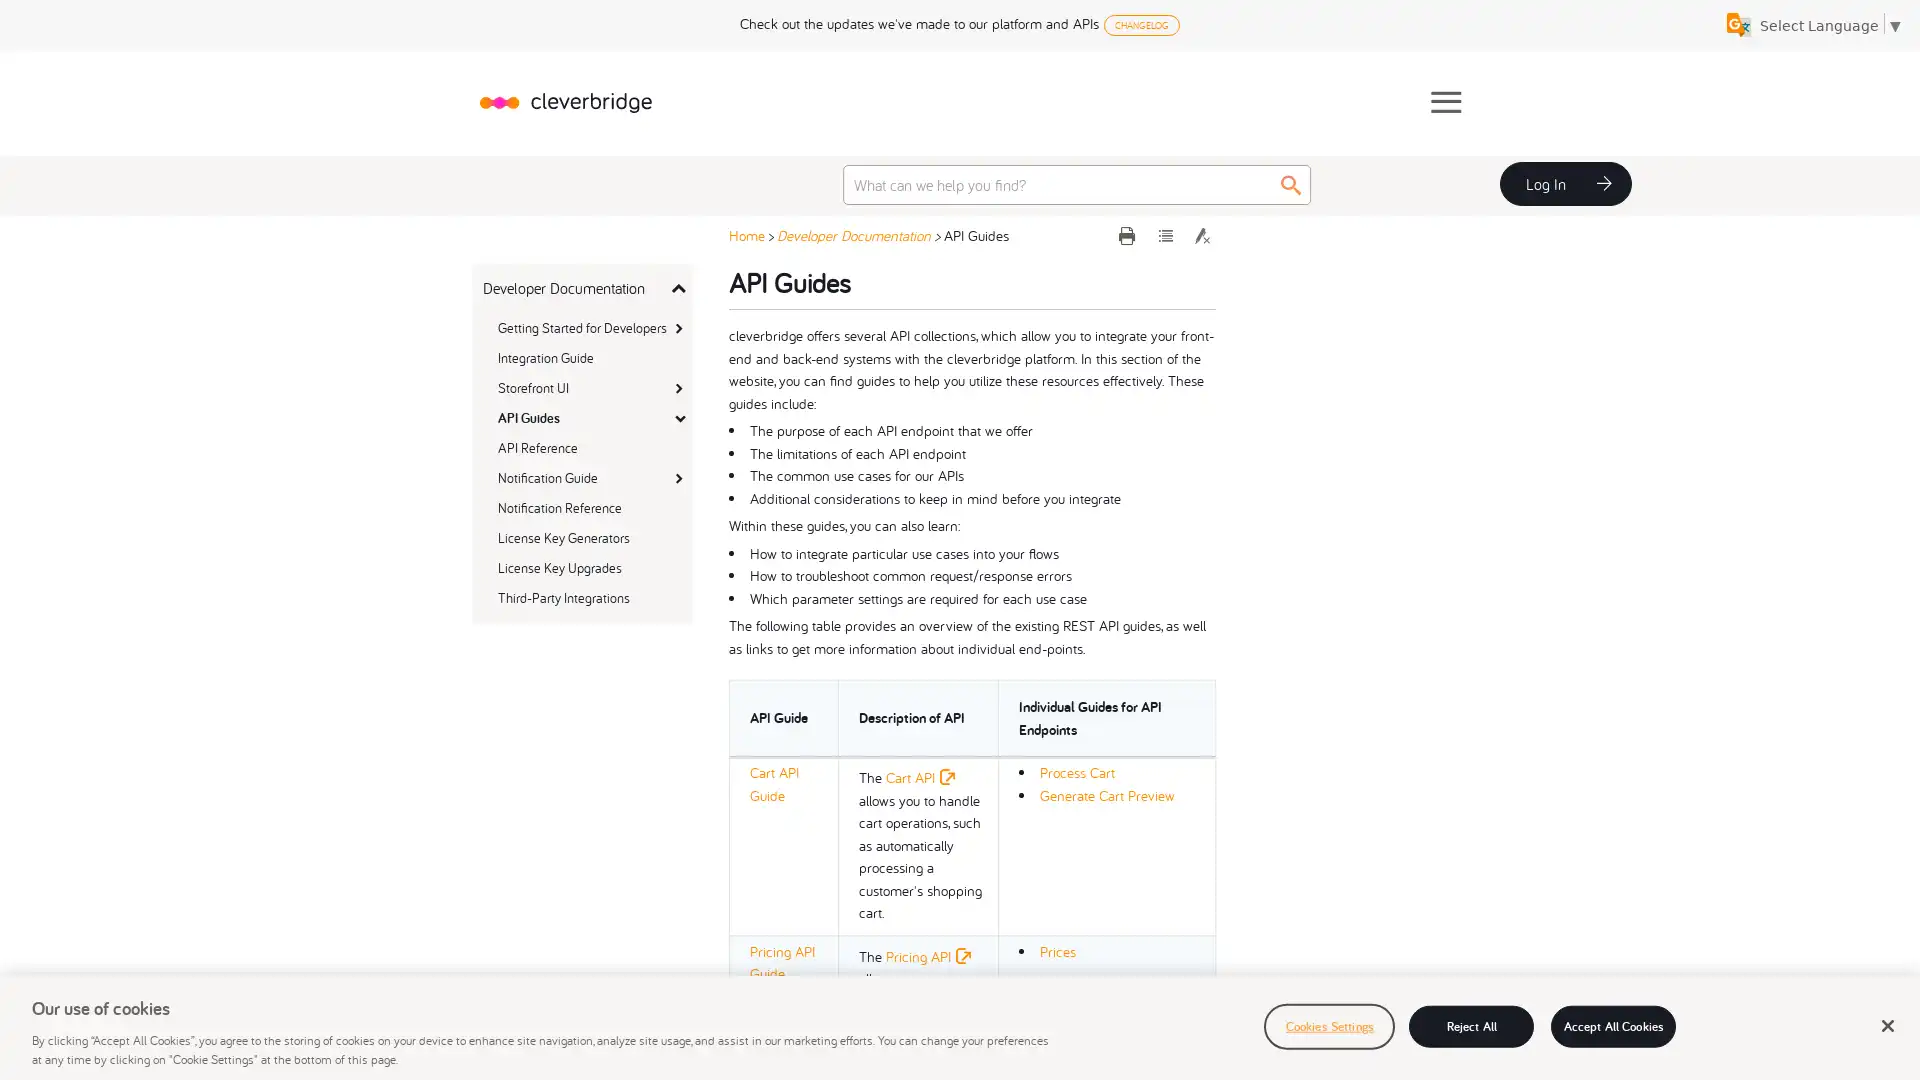  Describe the element at coordinates (1886, 1026) in the screenshot. I see `Close` at that location.